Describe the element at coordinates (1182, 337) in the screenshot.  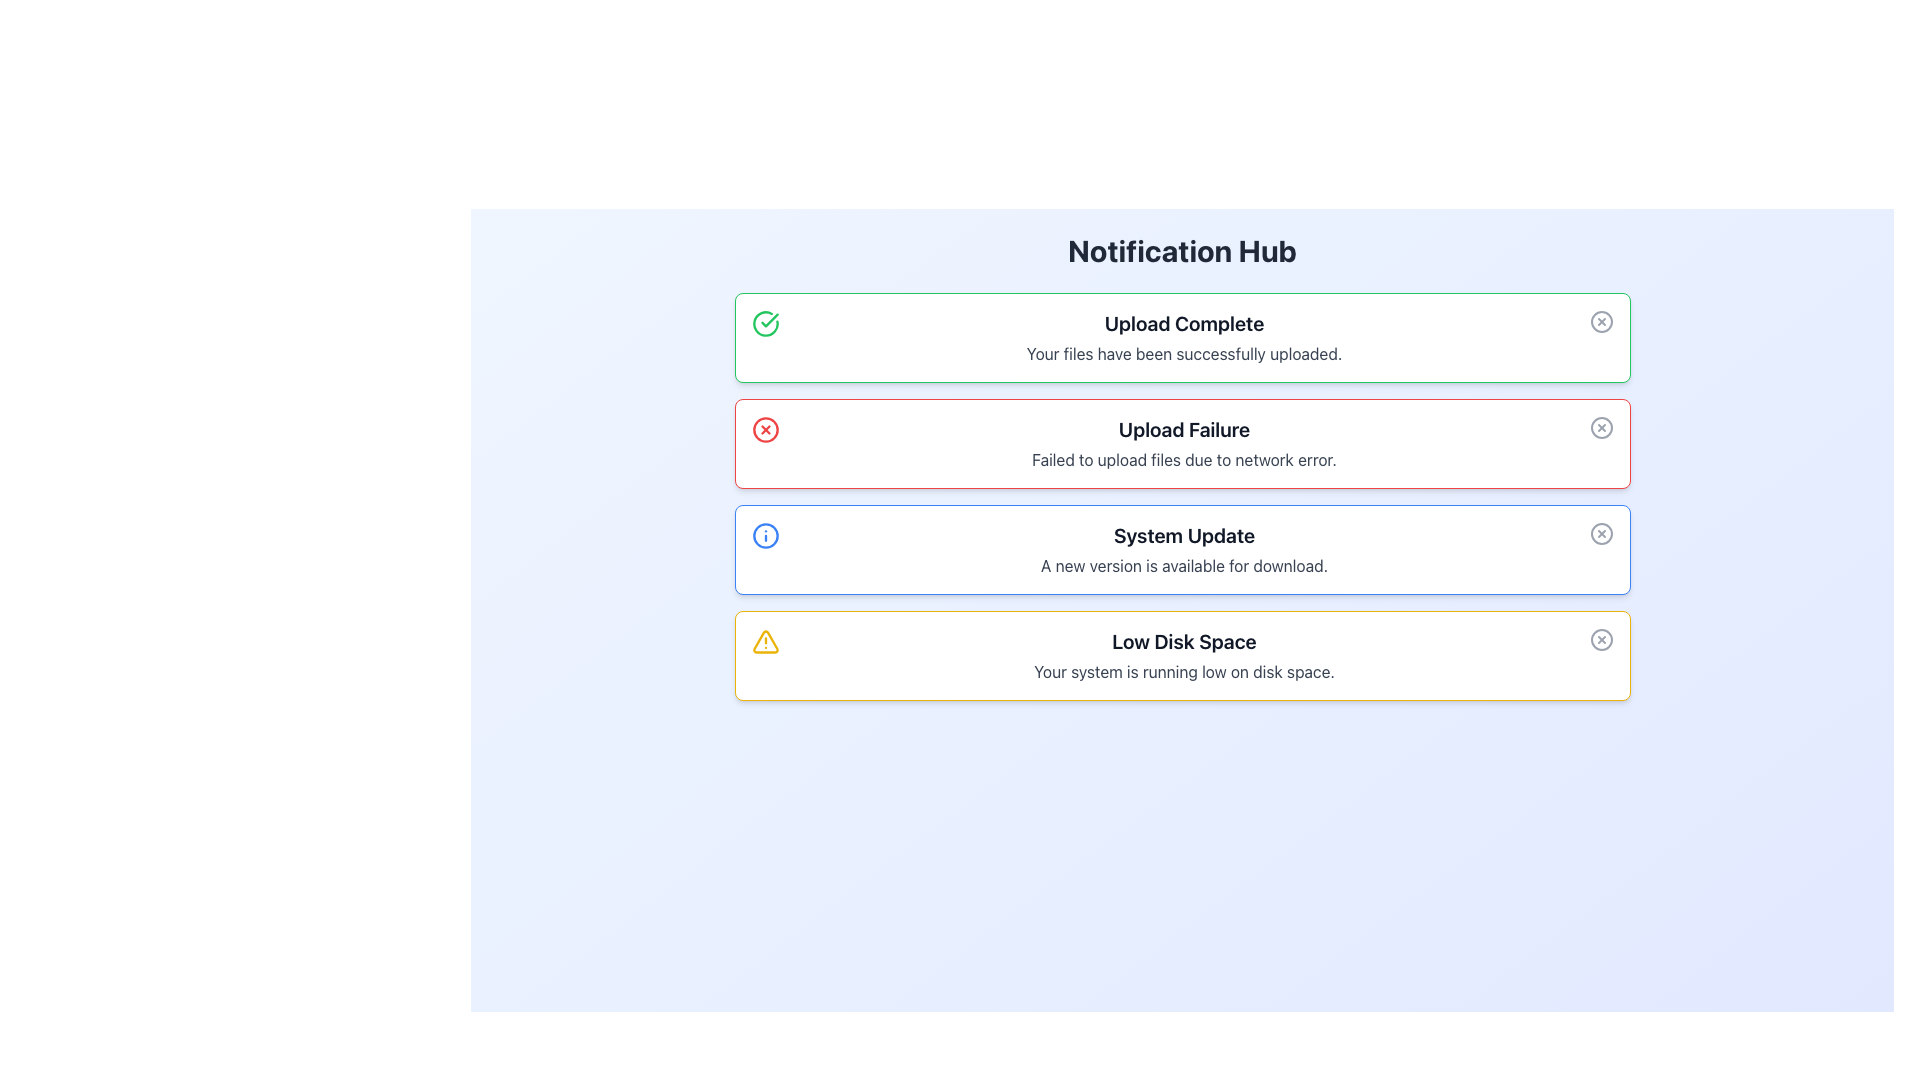
I see `message from the Notification Card located at the top of the notification list` at that location.